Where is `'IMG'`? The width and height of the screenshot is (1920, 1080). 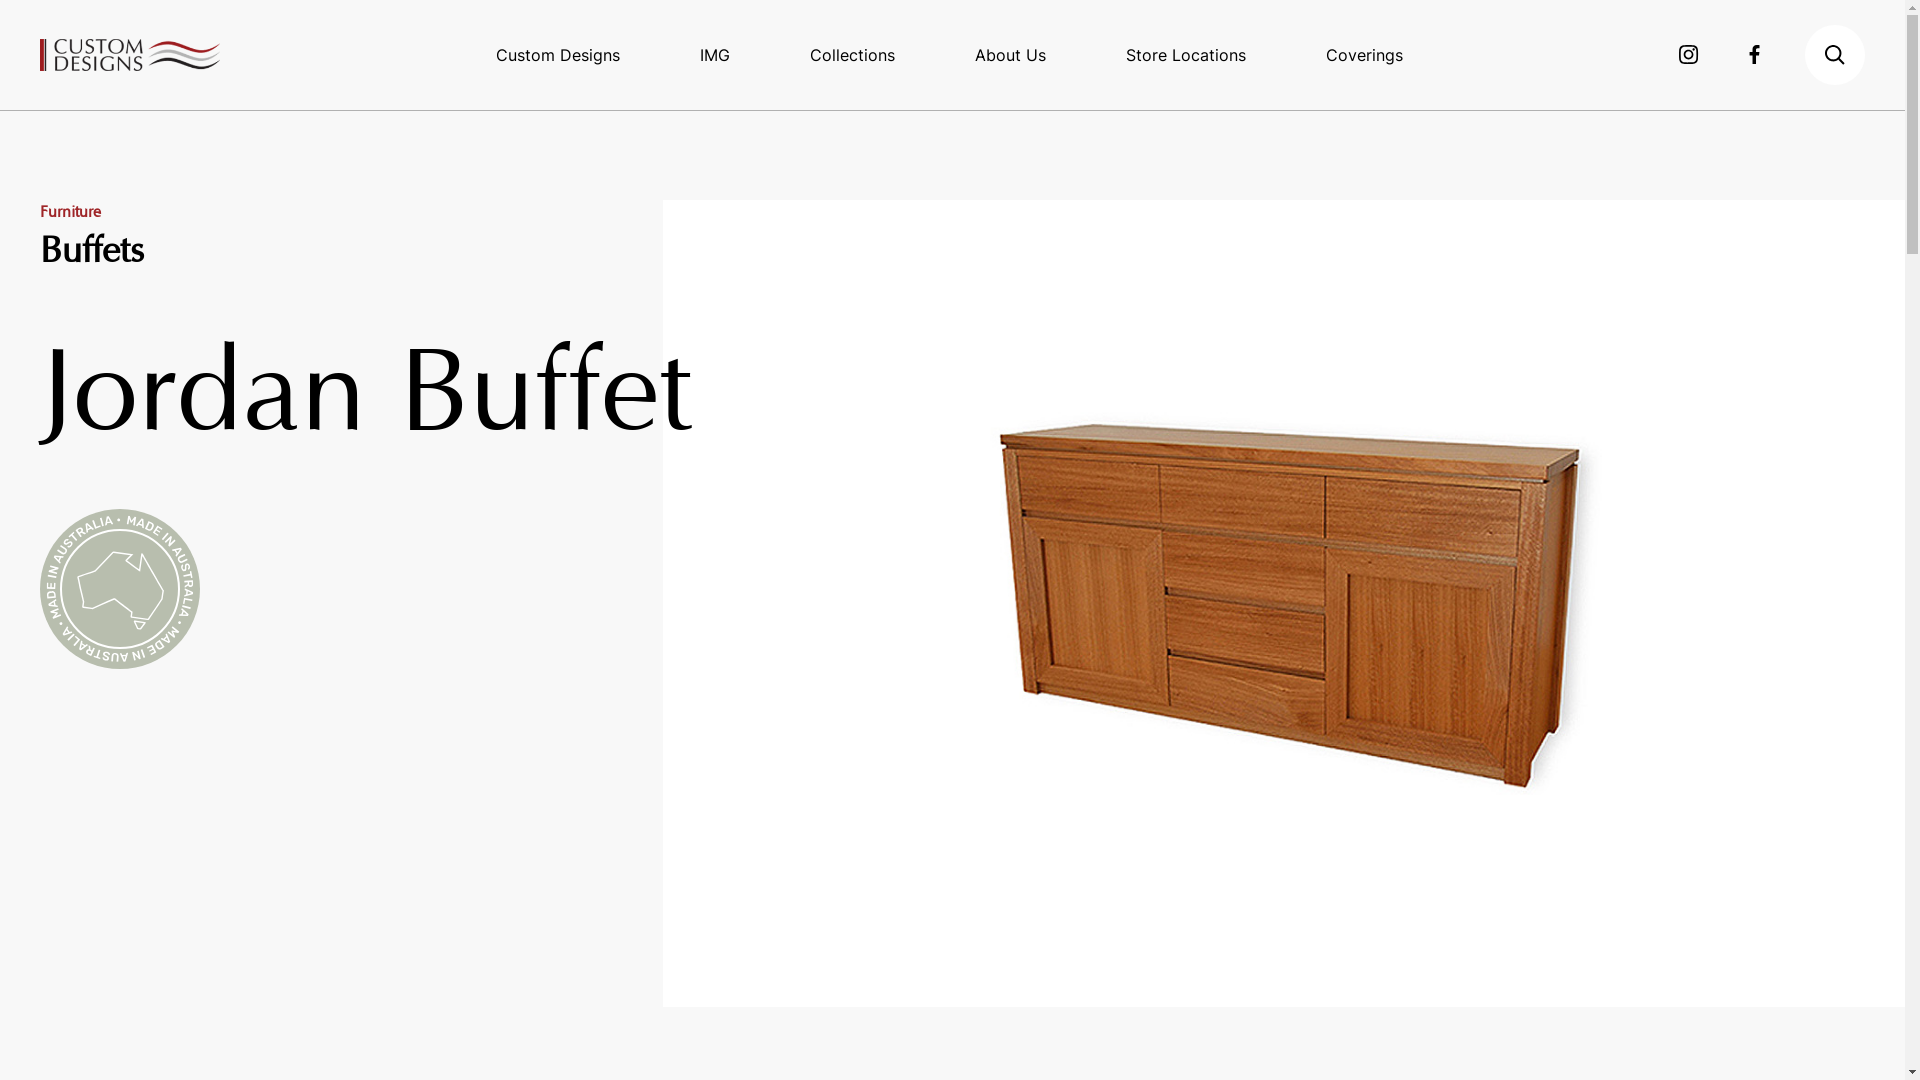
'IMG' is located at coordinates (715, 53).